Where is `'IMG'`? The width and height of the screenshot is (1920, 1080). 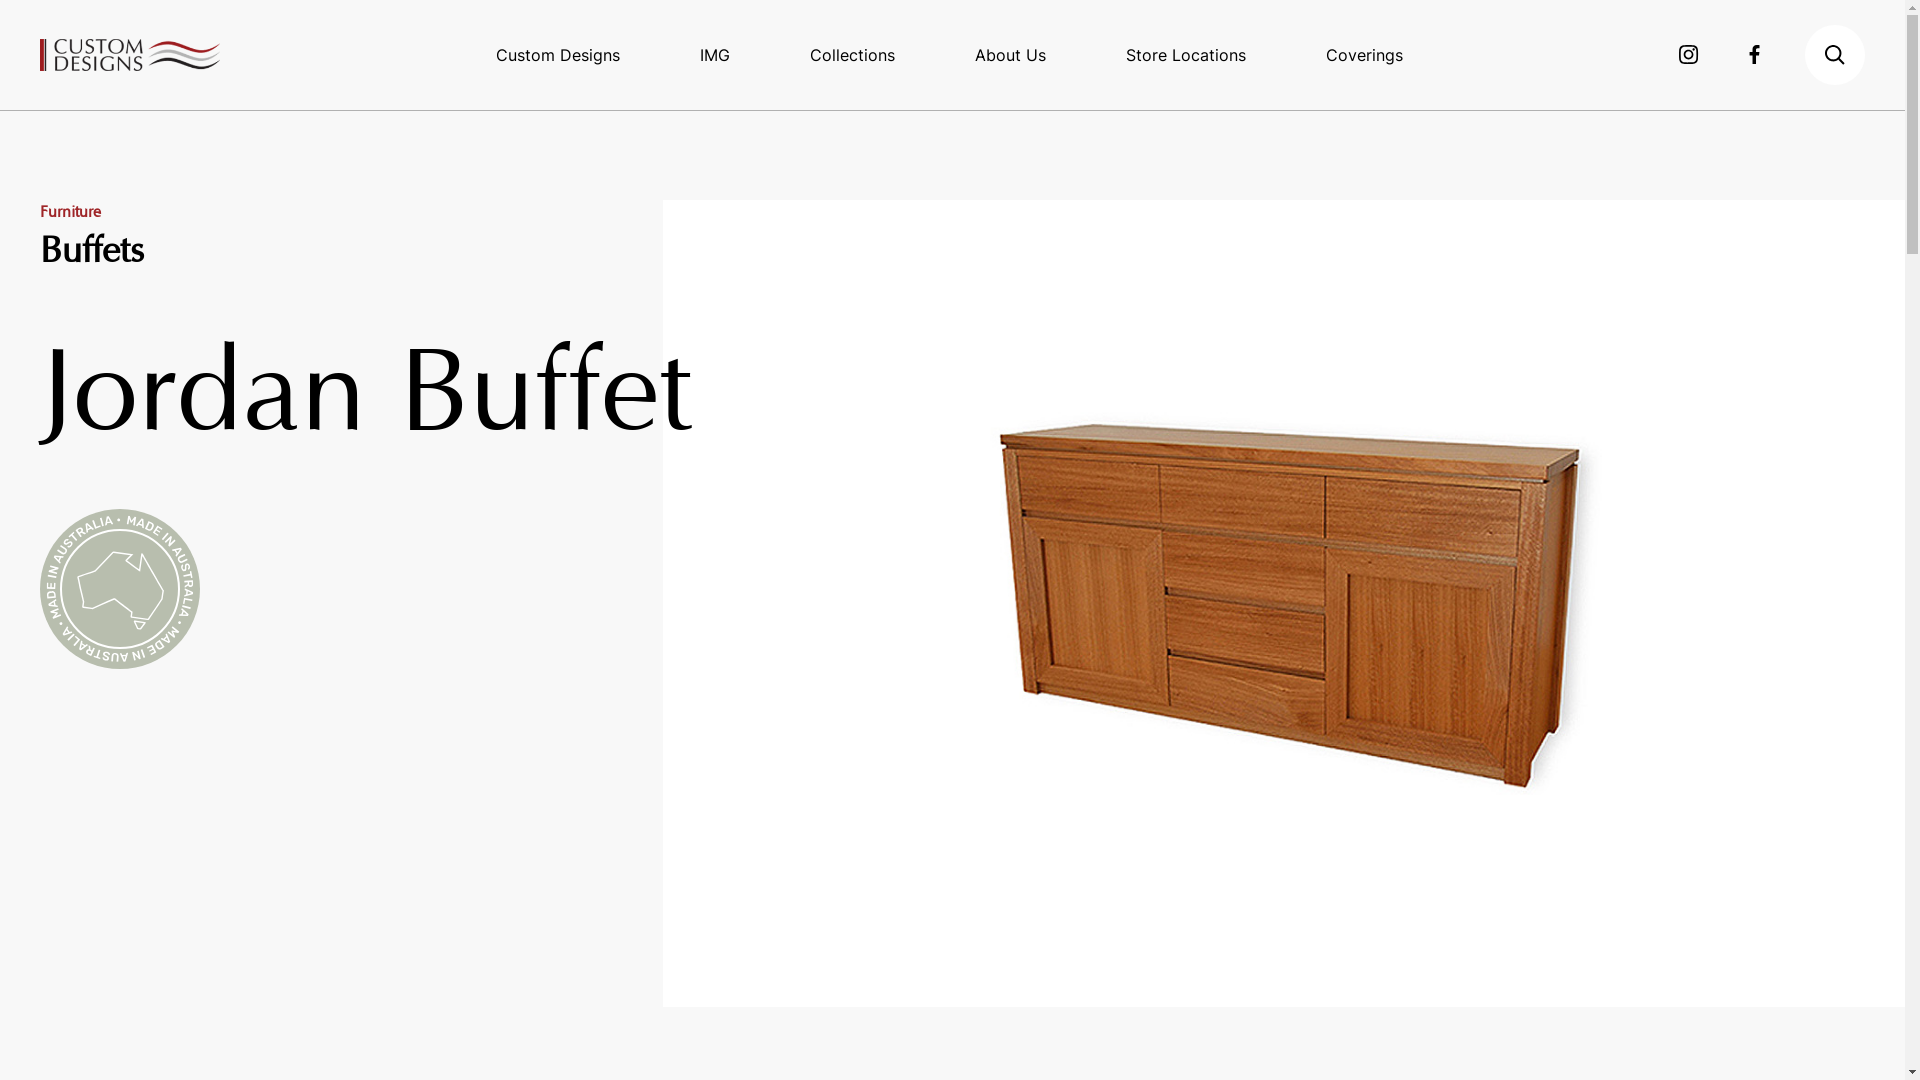
'IMG' is located at coordinates (715, 53).